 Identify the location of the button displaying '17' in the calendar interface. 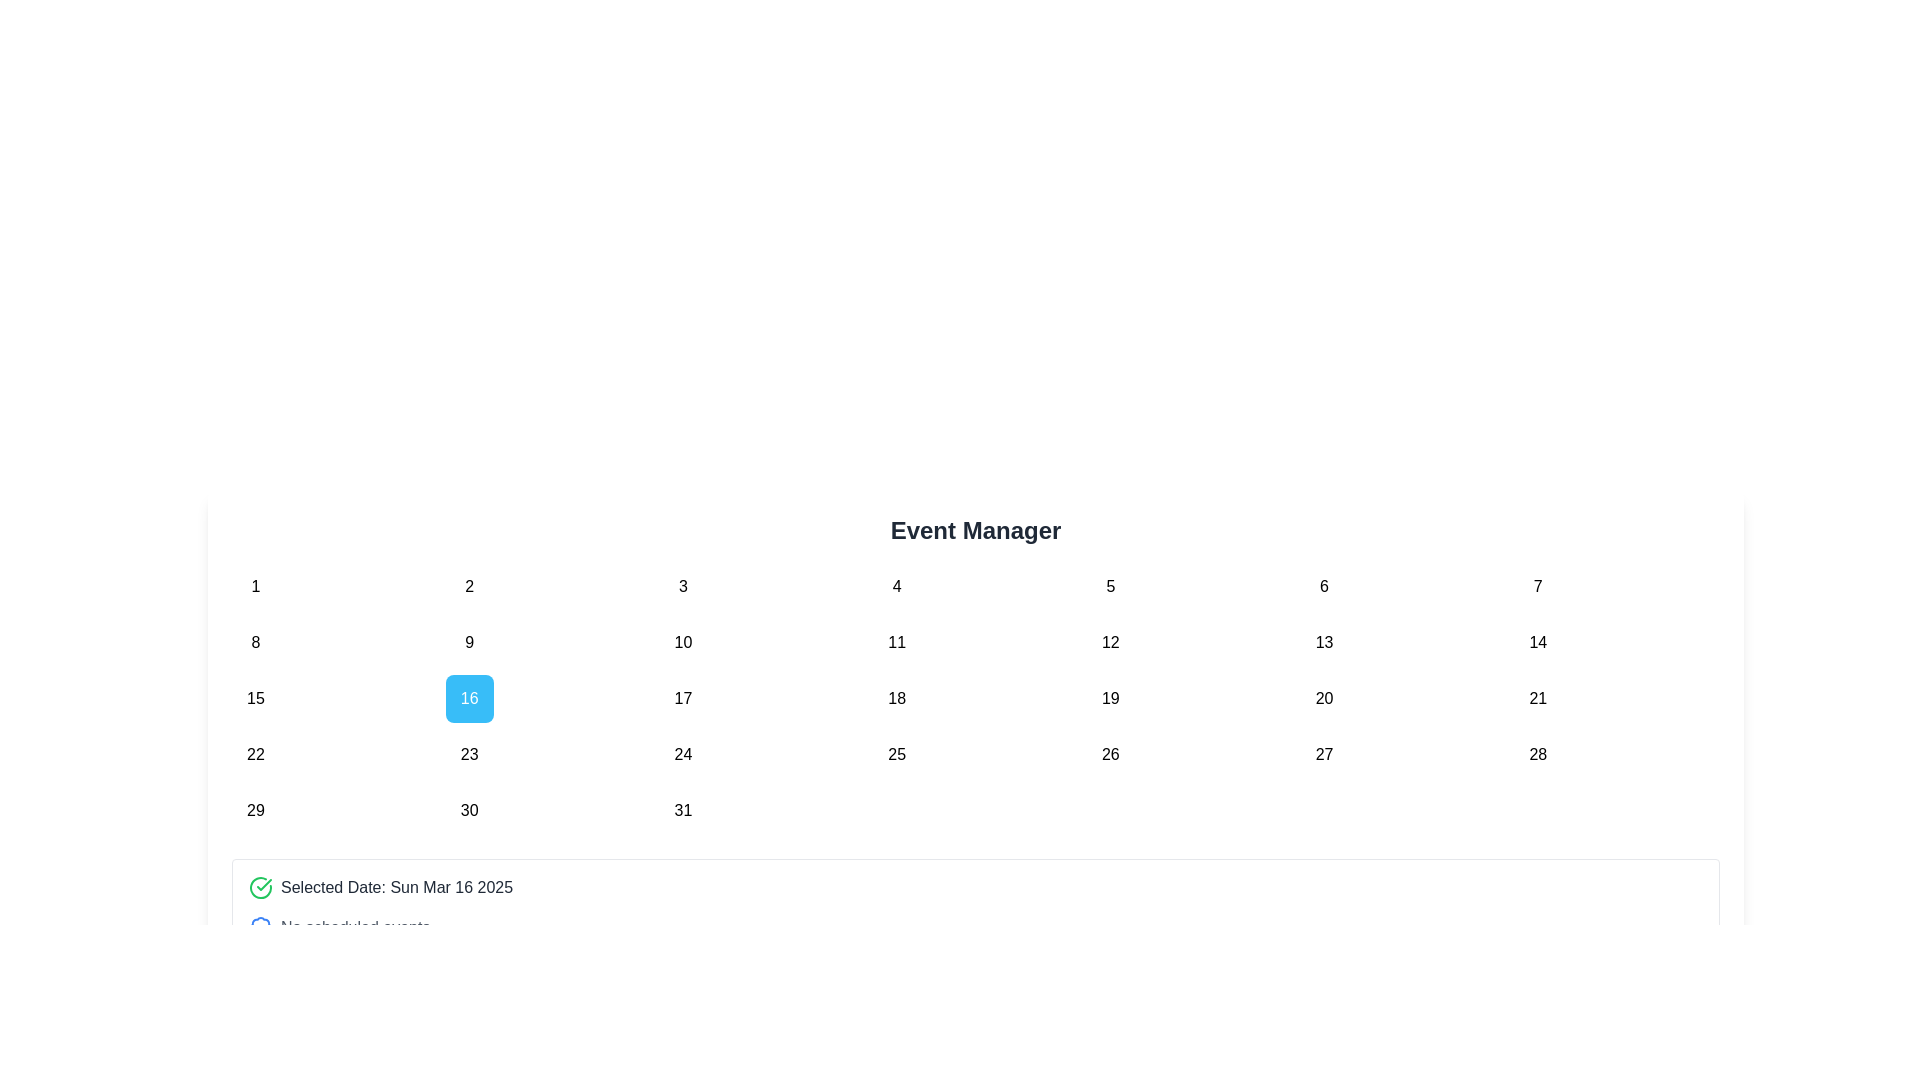
(683, 697).